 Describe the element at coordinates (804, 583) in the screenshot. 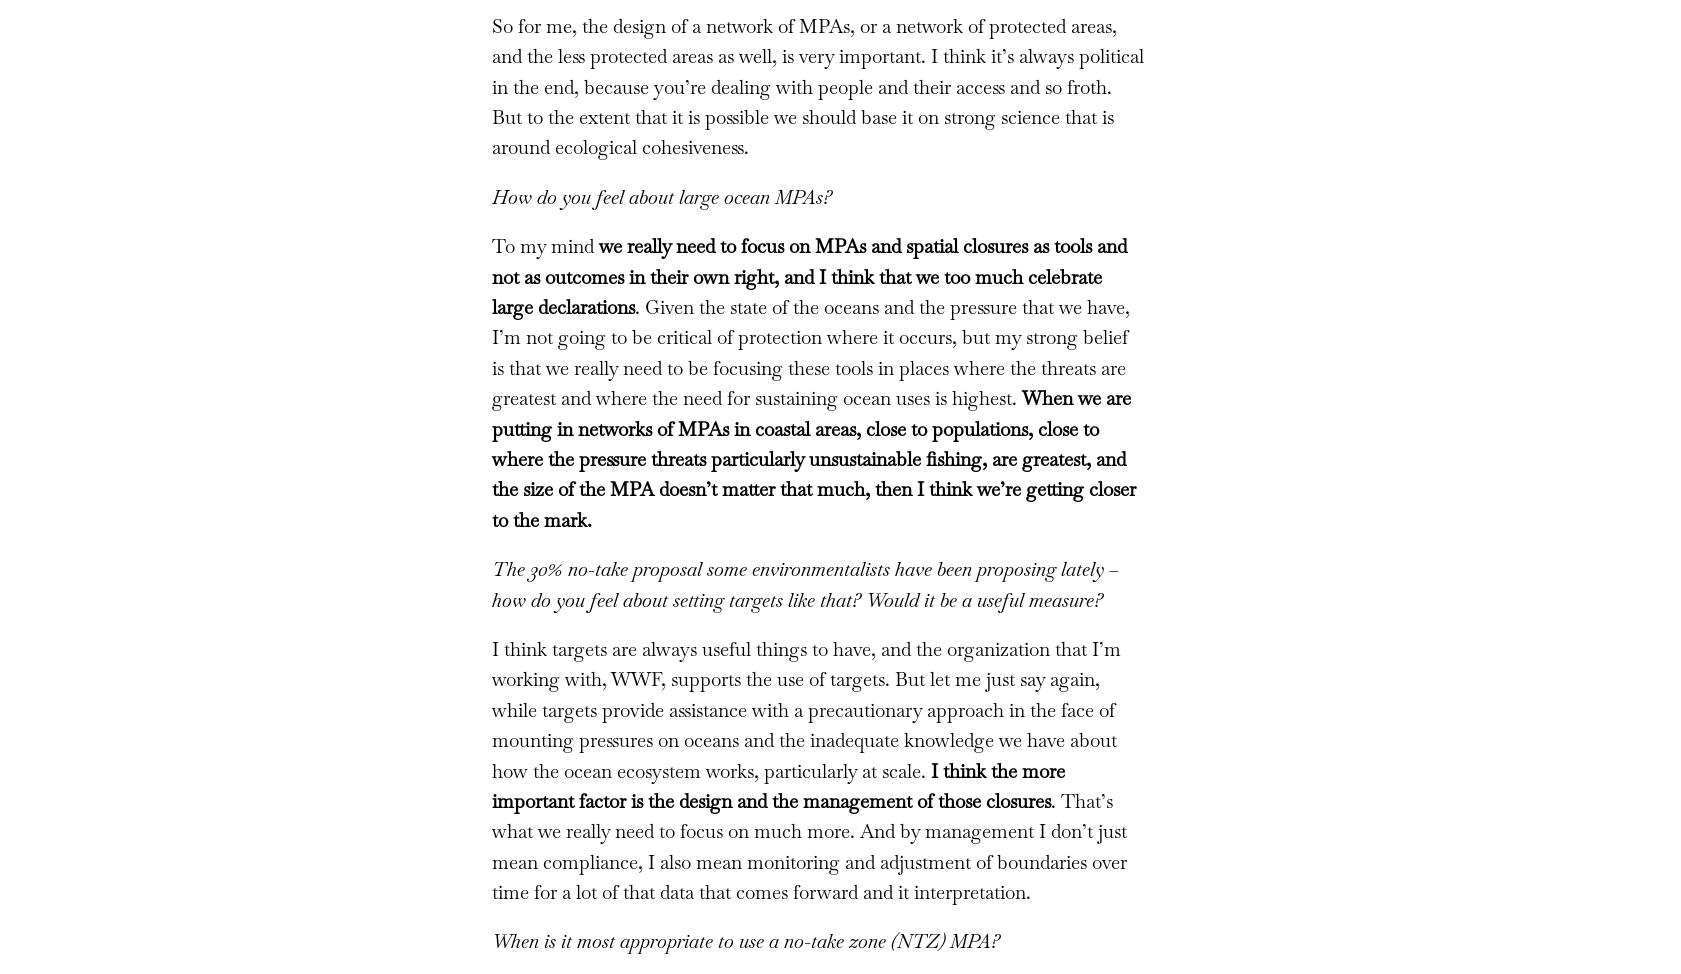

I see `'The 30% no-take proposal some environmentalists have been proposing lately – how do you feel about setting targets like that? Would it be a useful measure?'` at that location.